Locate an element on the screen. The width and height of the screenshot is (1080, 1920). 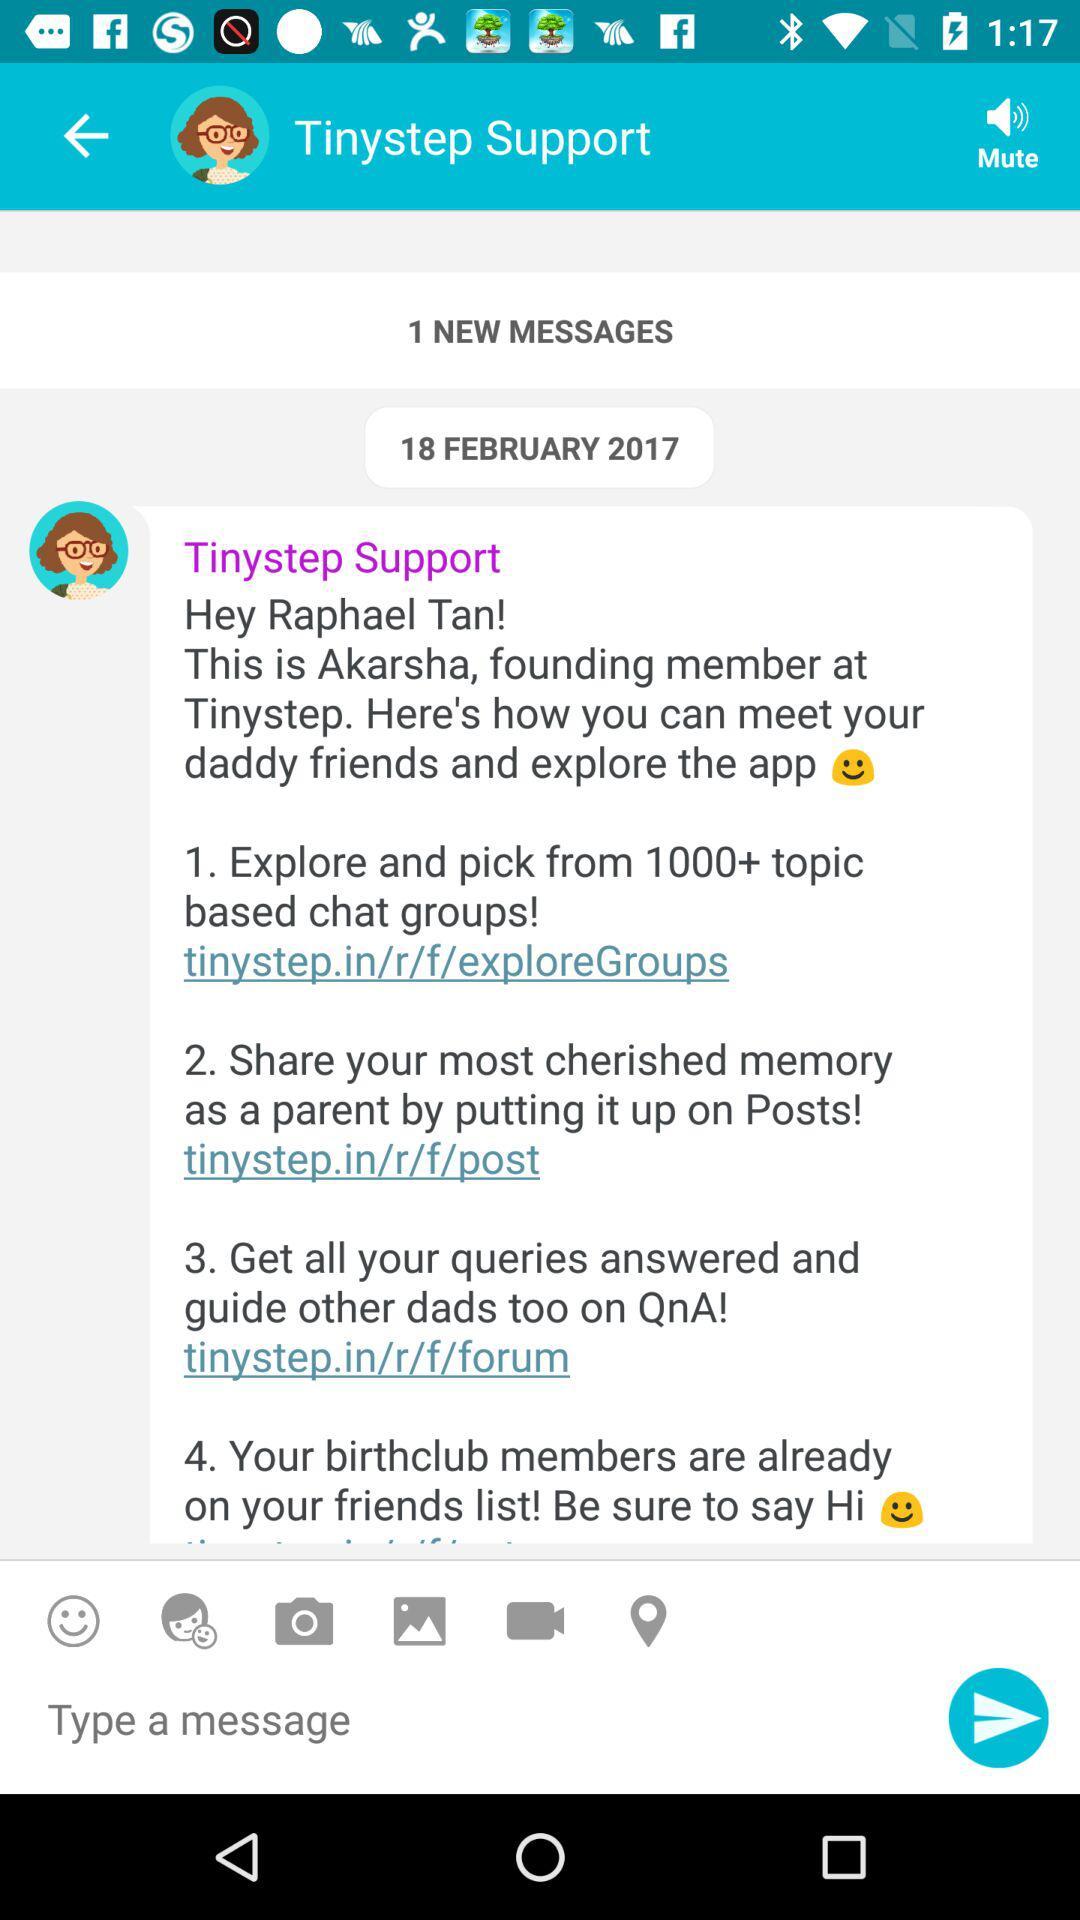
send is located at coordinates (998, 1716).